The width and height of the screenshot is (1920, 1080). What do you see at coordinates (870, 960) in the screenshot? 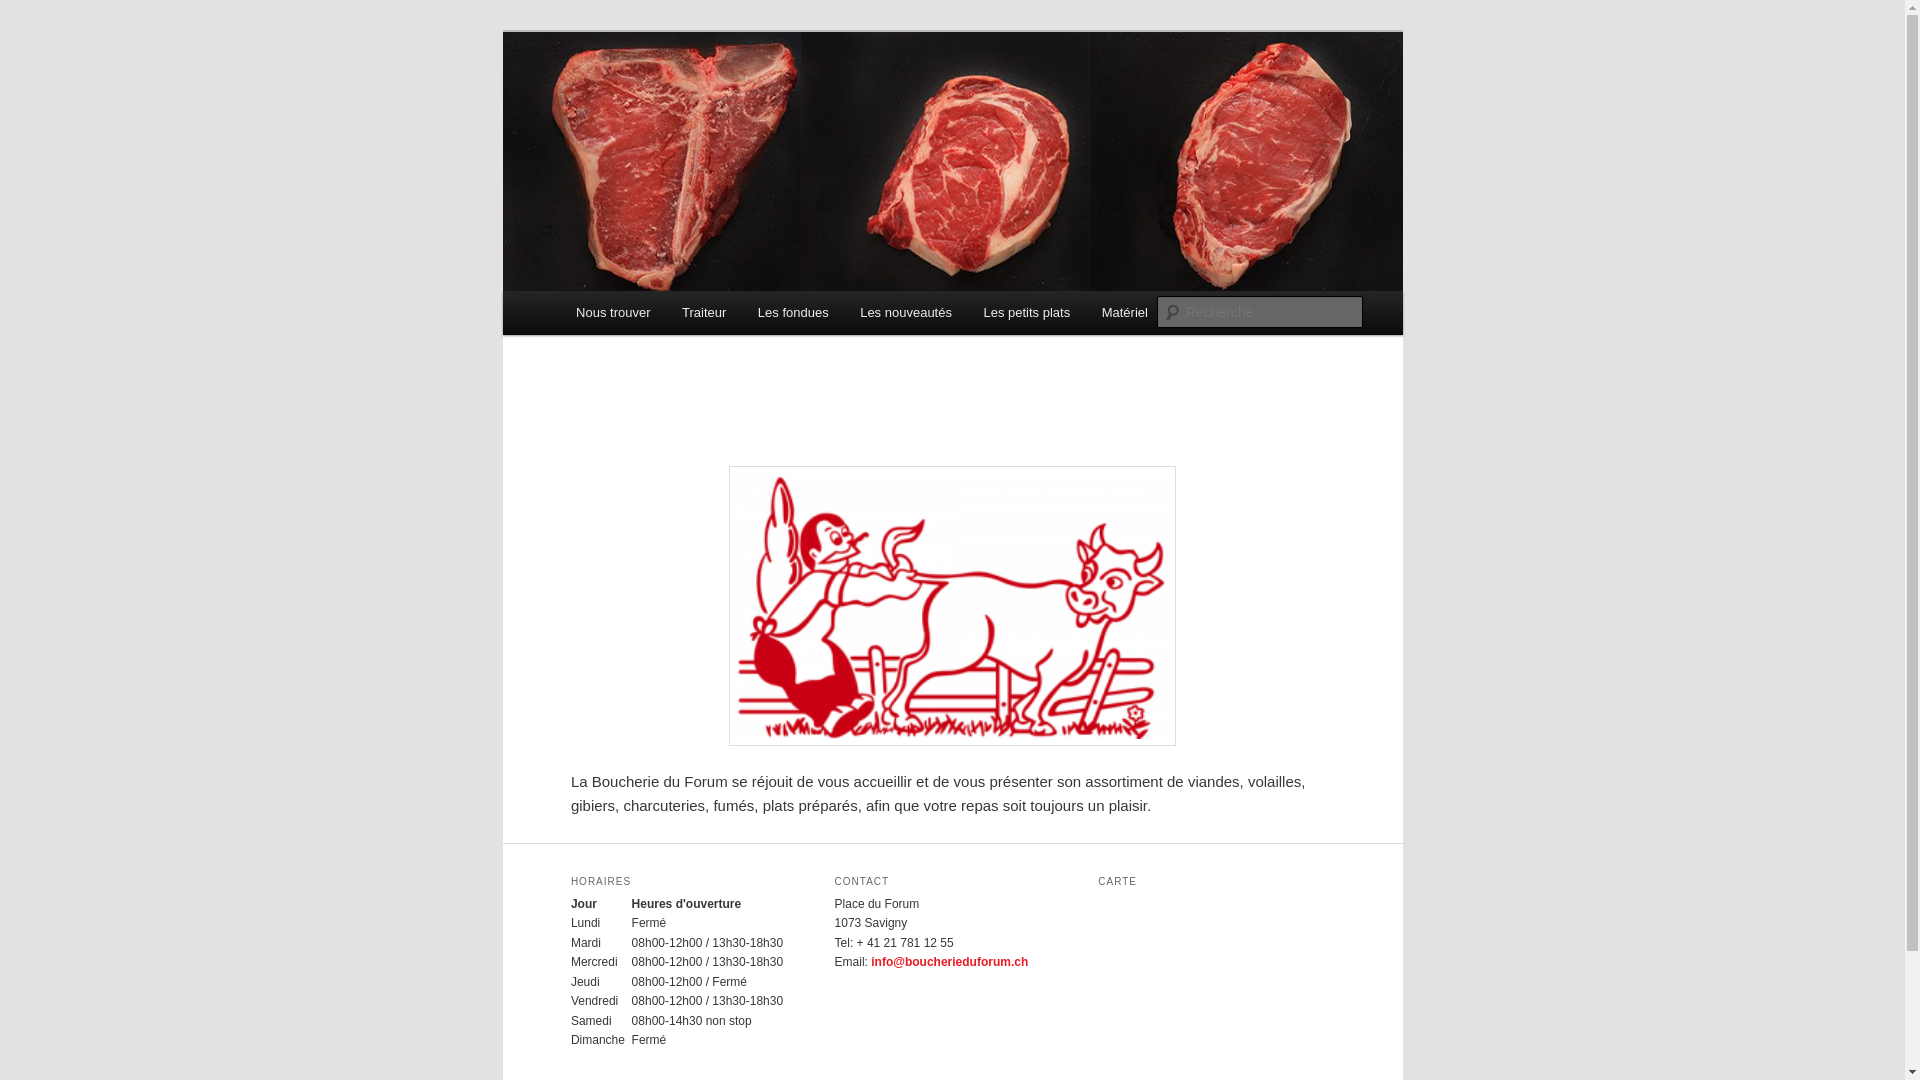
I see `'info@boucherieduforum.ch'` at bounding box center [870, 960].